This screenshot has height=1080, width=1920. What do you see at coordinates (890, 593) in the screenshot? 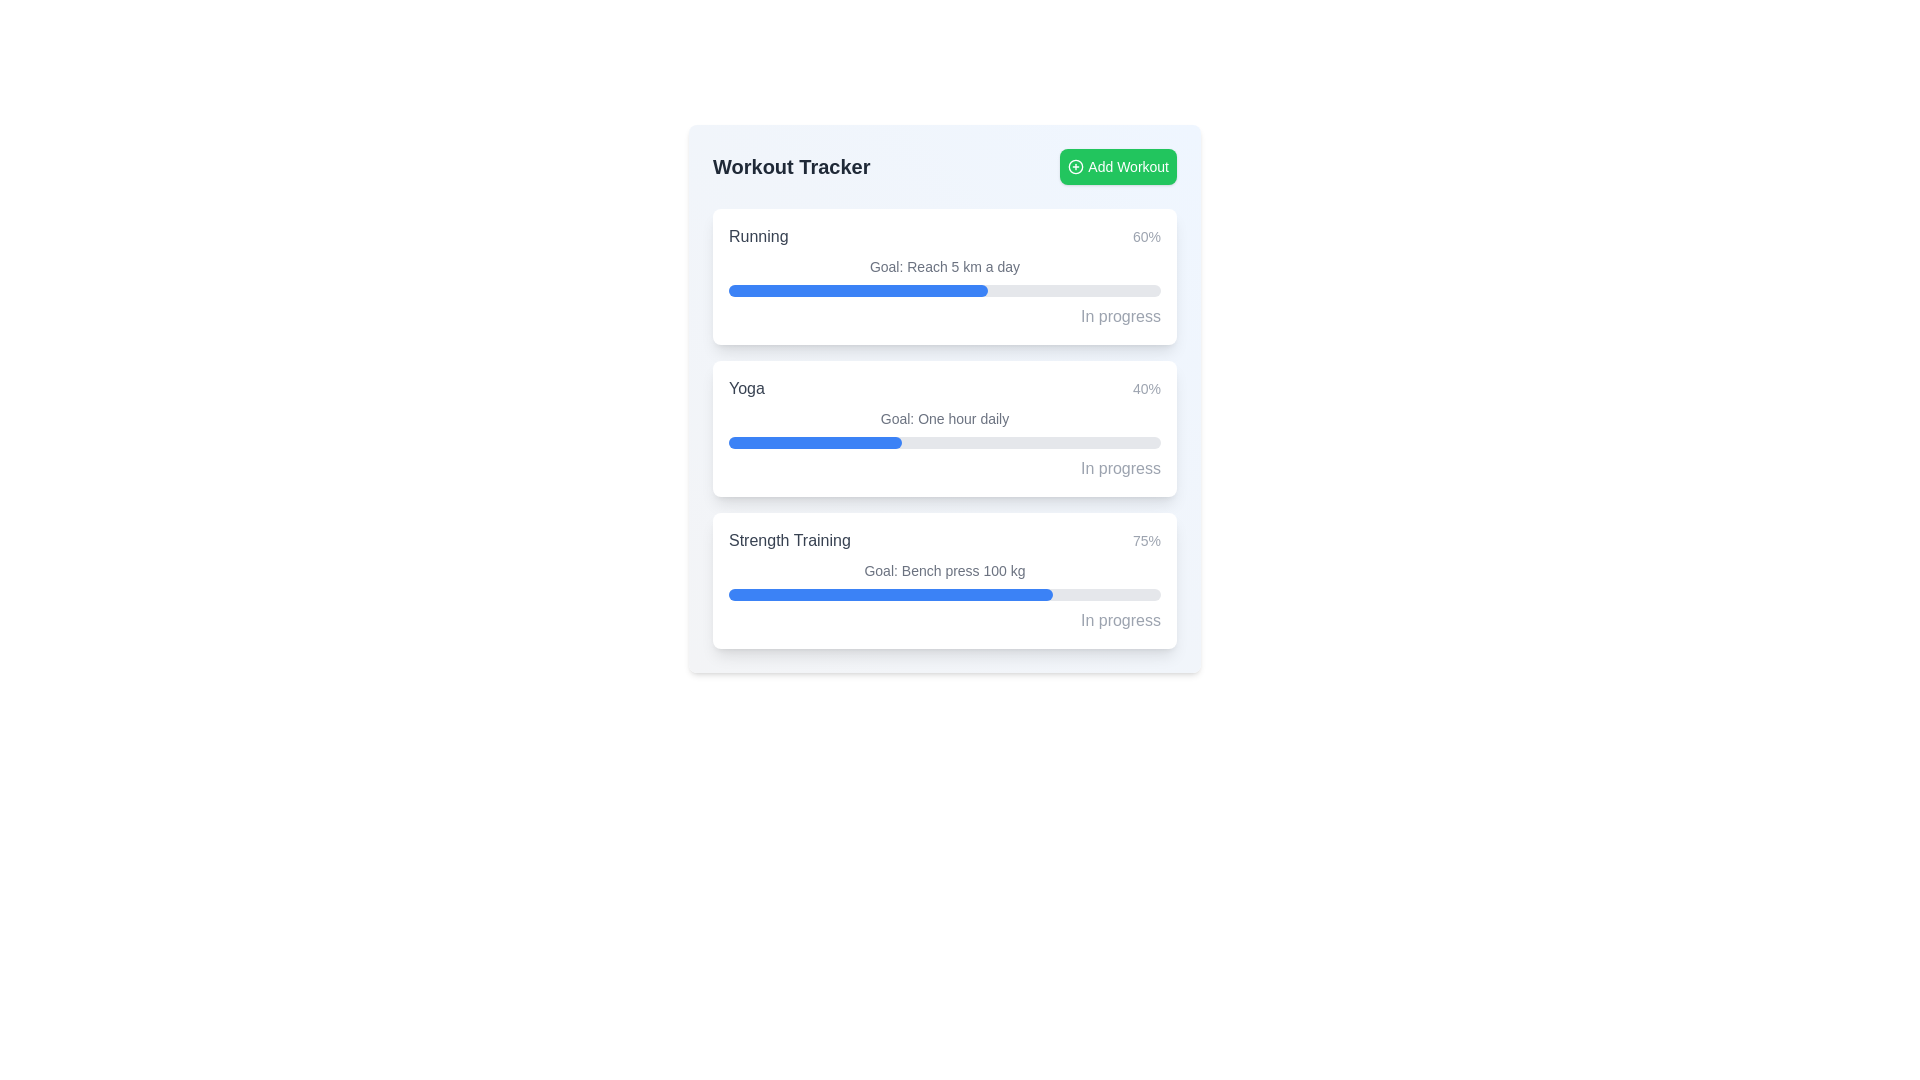
I see `the progress bar indicating 75% completion for the 'Strength Training' task, located inside the gray rounded rectangle below the goal text` at bounding box center [890, 593].